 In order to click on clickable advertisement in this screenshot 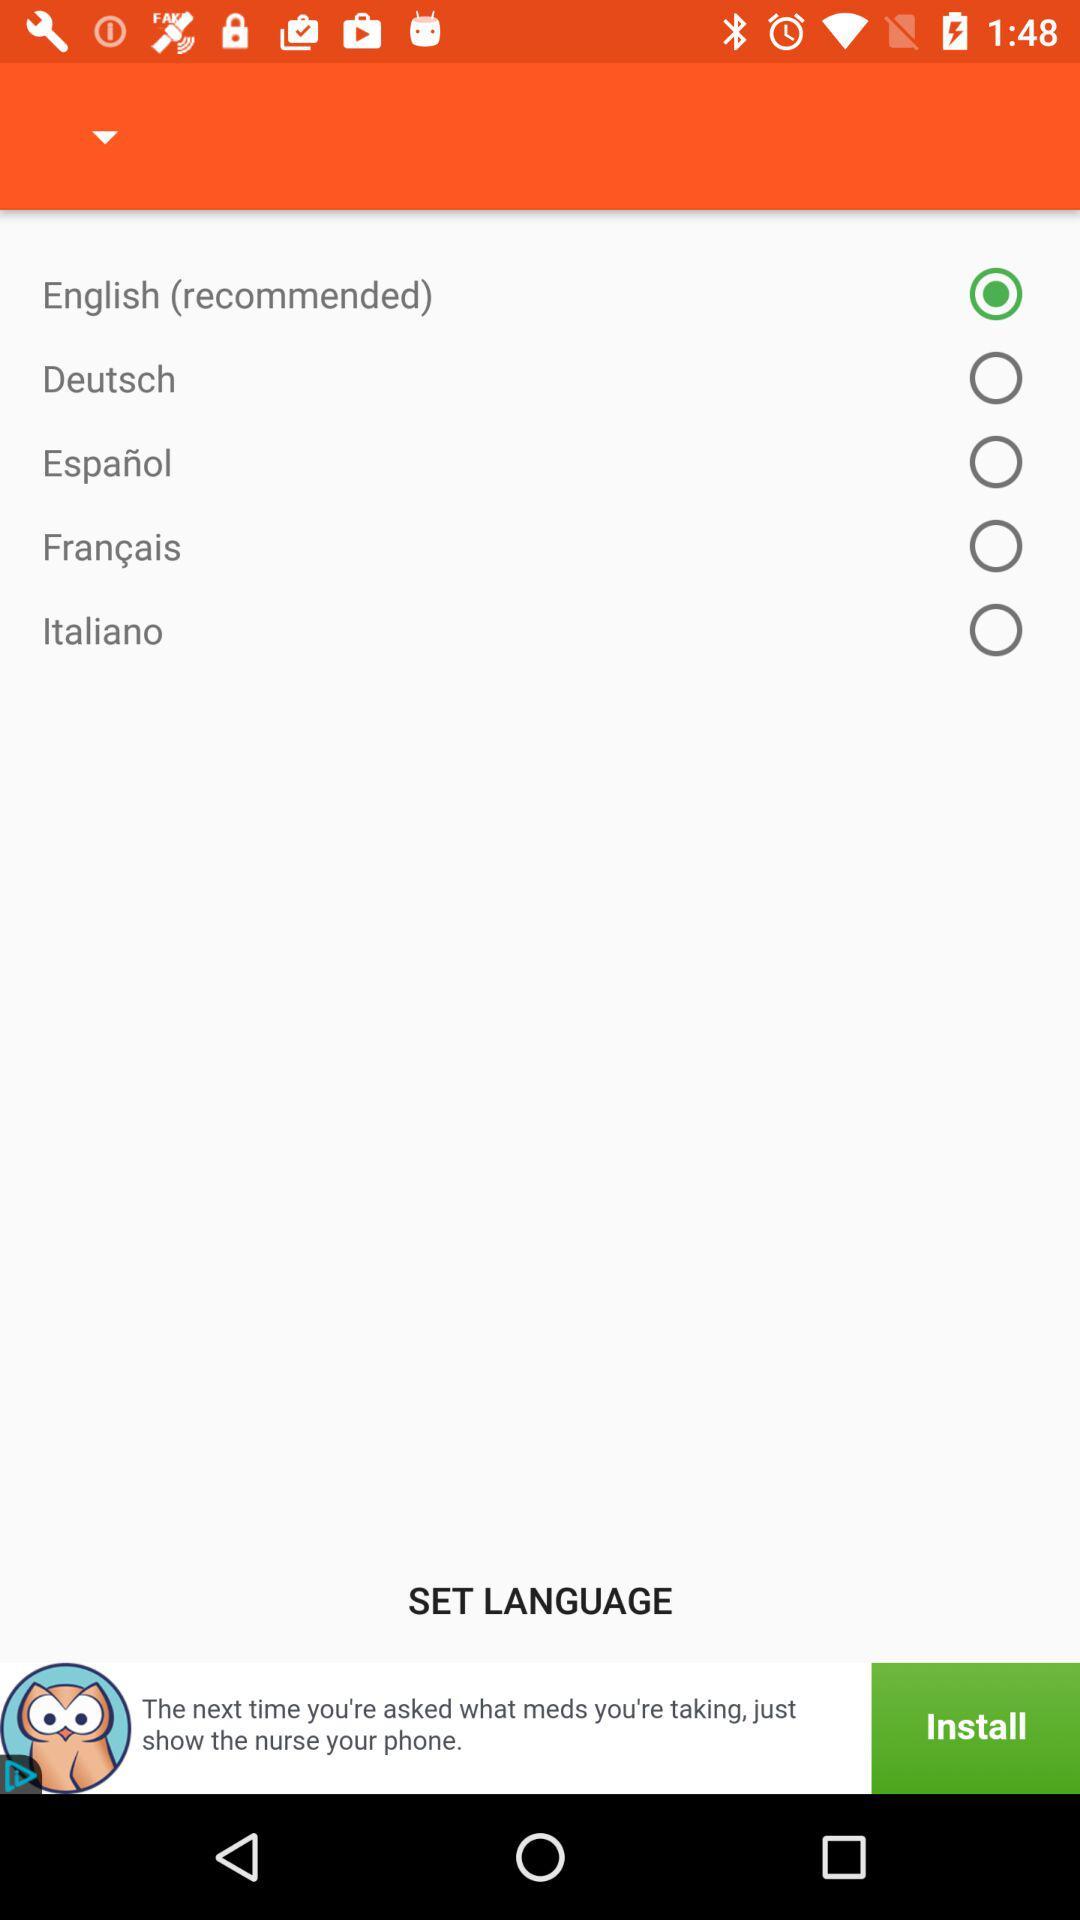, I will do `click(540, 1727)`.